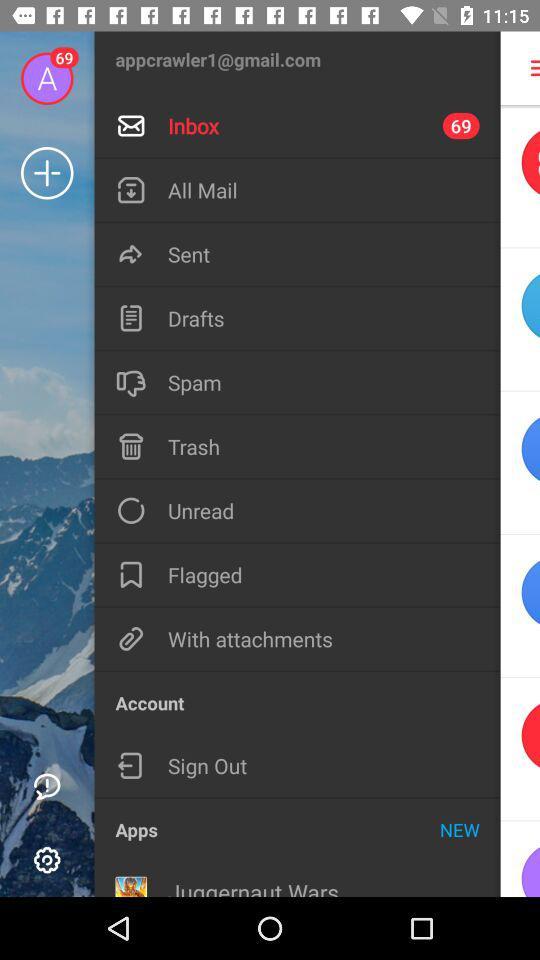 This screenshot has height=960, width=540. What do you see at coordinates (522, 68) in the screenshot?
I see `the more icon` at bounding box center [522, 68].